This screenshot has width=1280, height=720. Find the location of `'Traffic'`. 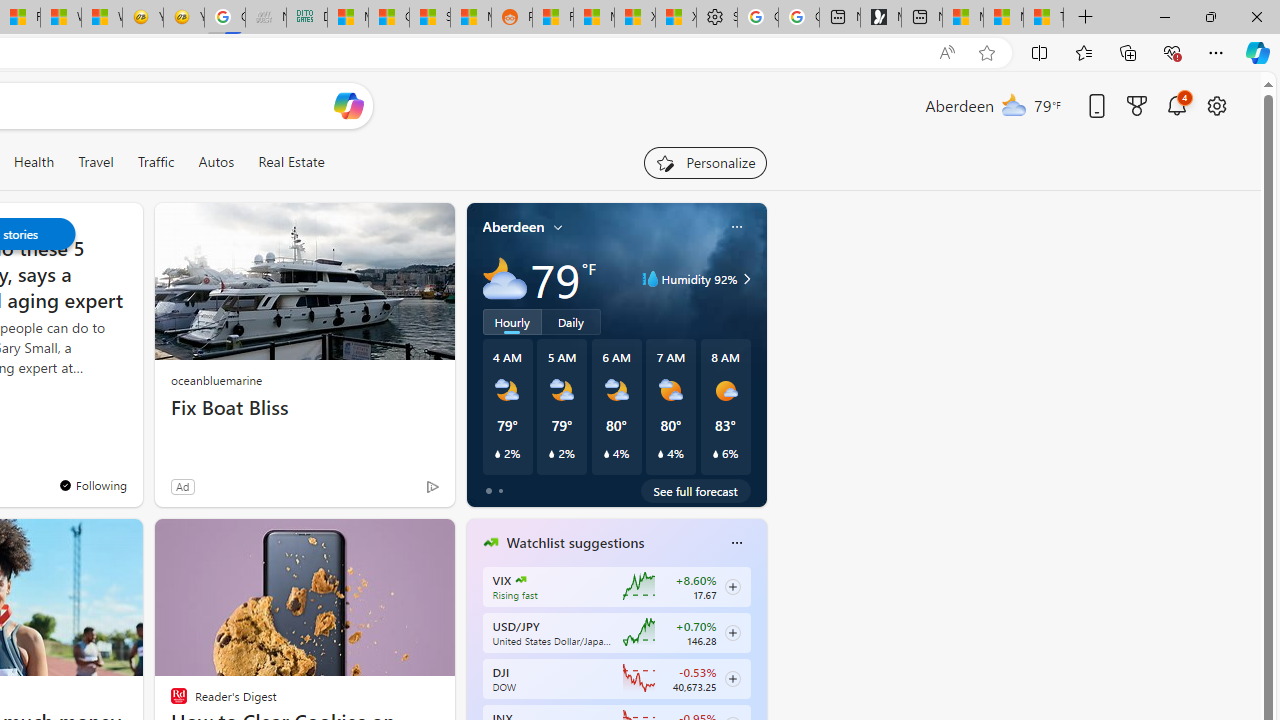

'Traffic' is located at coordinates (155, 161).